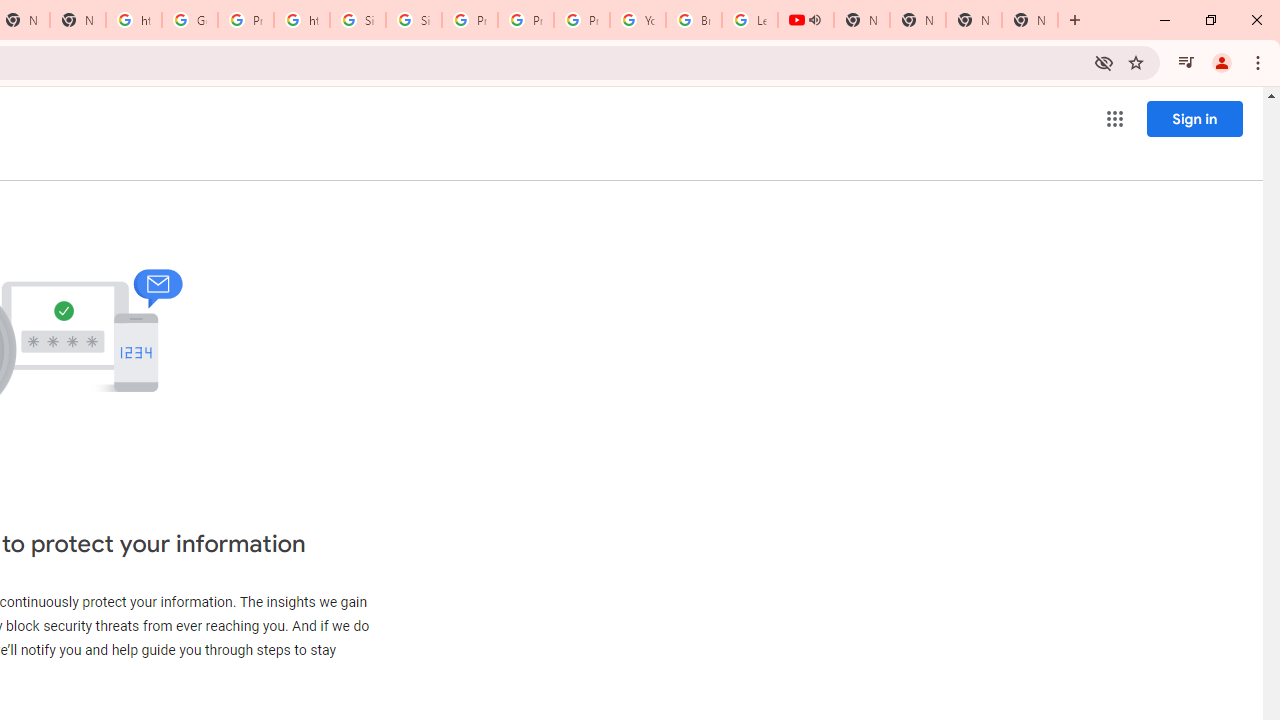 Image resolution: width=1280 pixels, height=720 pixels. What do you see at coordinates (413, 20) in the screenshot?
I see `'Sign in - Google Accounts'` at bounding box center [413, 20].